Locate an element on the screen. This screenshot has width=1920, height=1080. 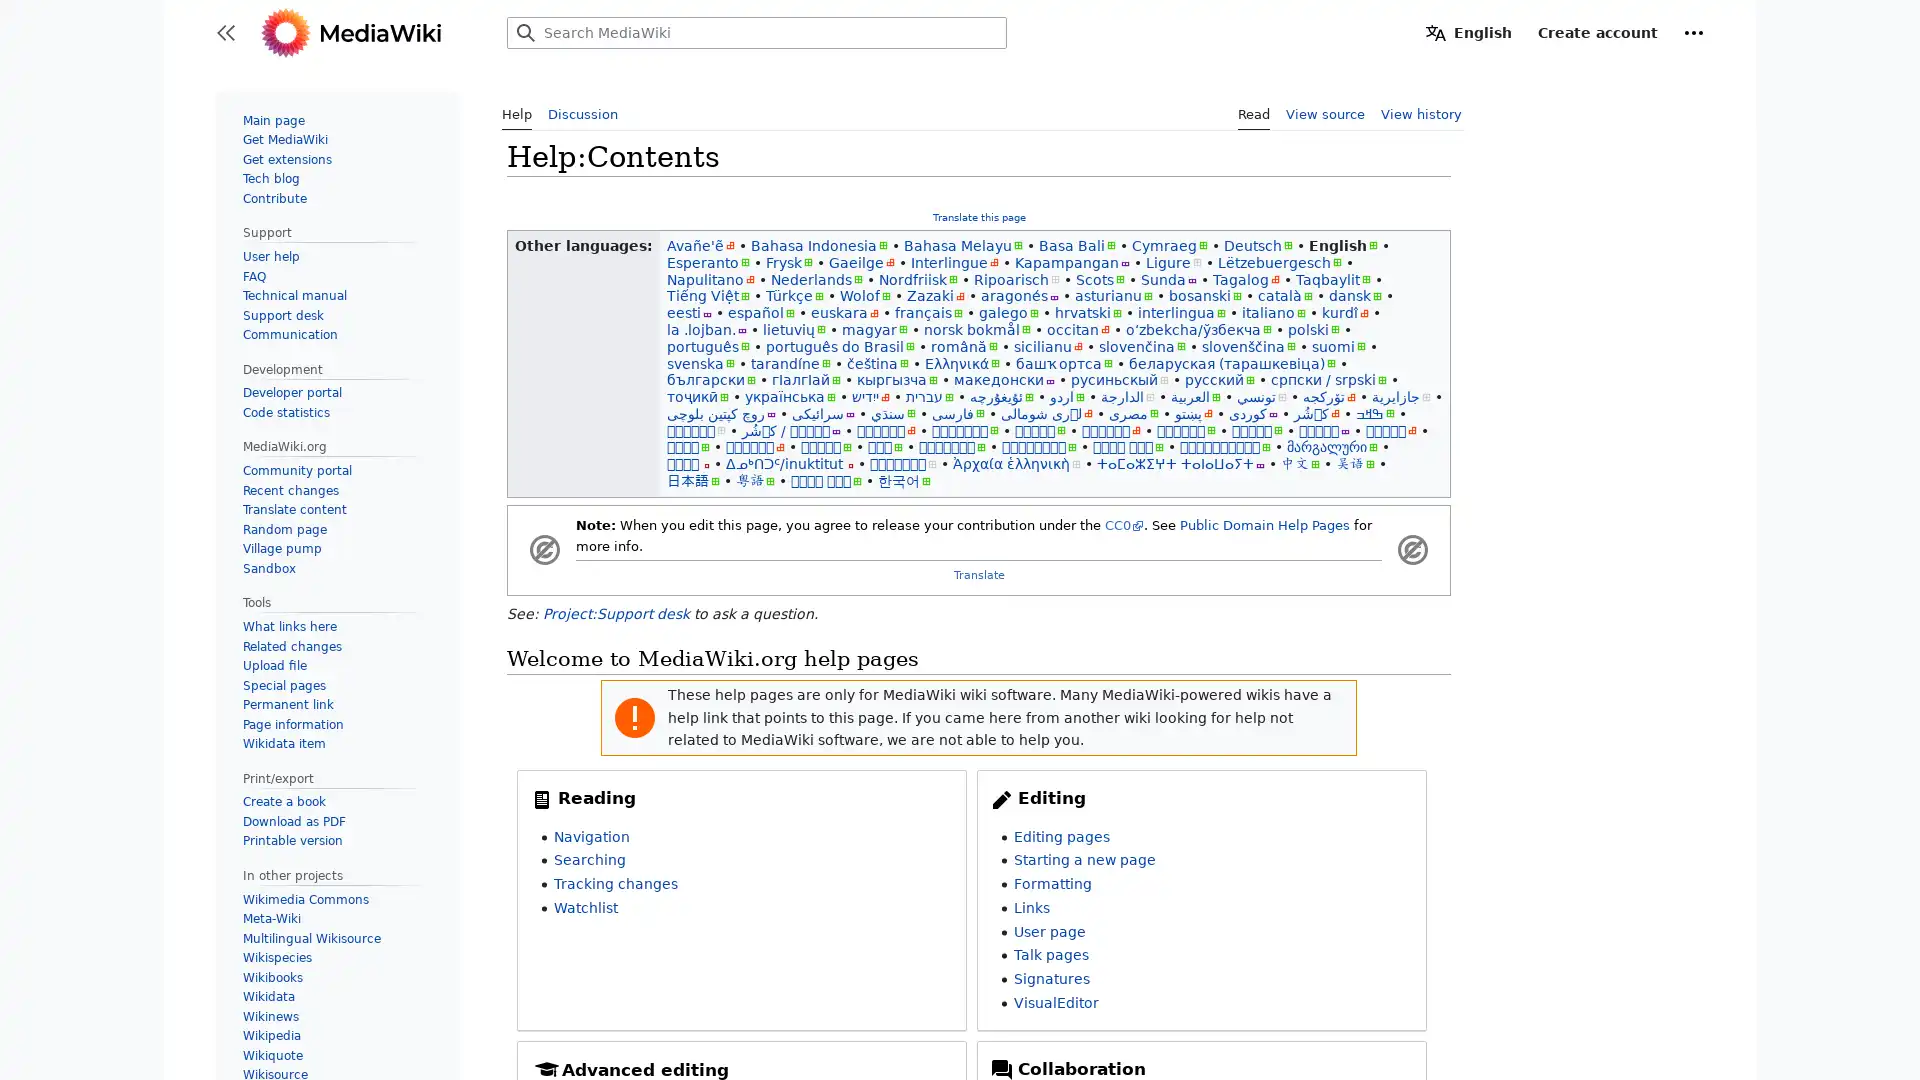
Go is located at coordinates (526, 33).